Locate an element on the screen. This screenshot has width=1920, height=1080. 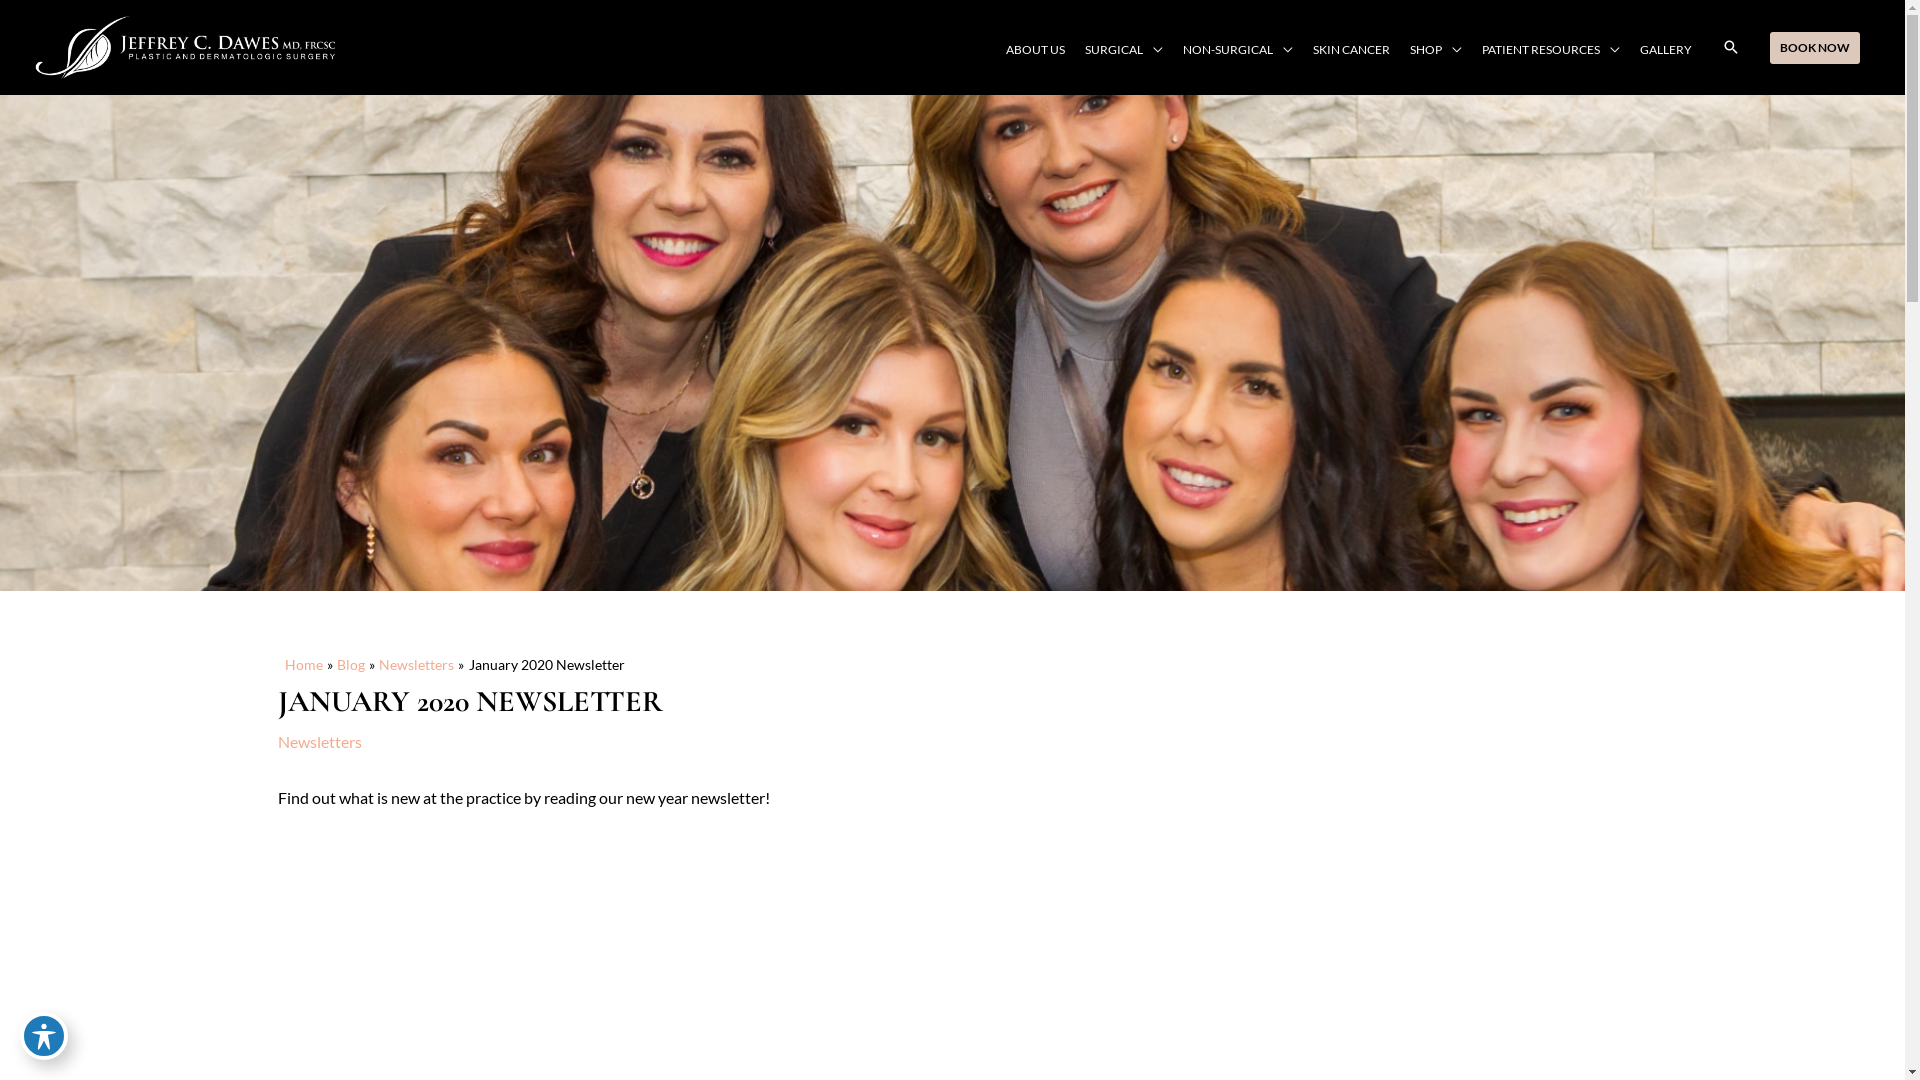
'Blog' is located at coordinates (350, 664).